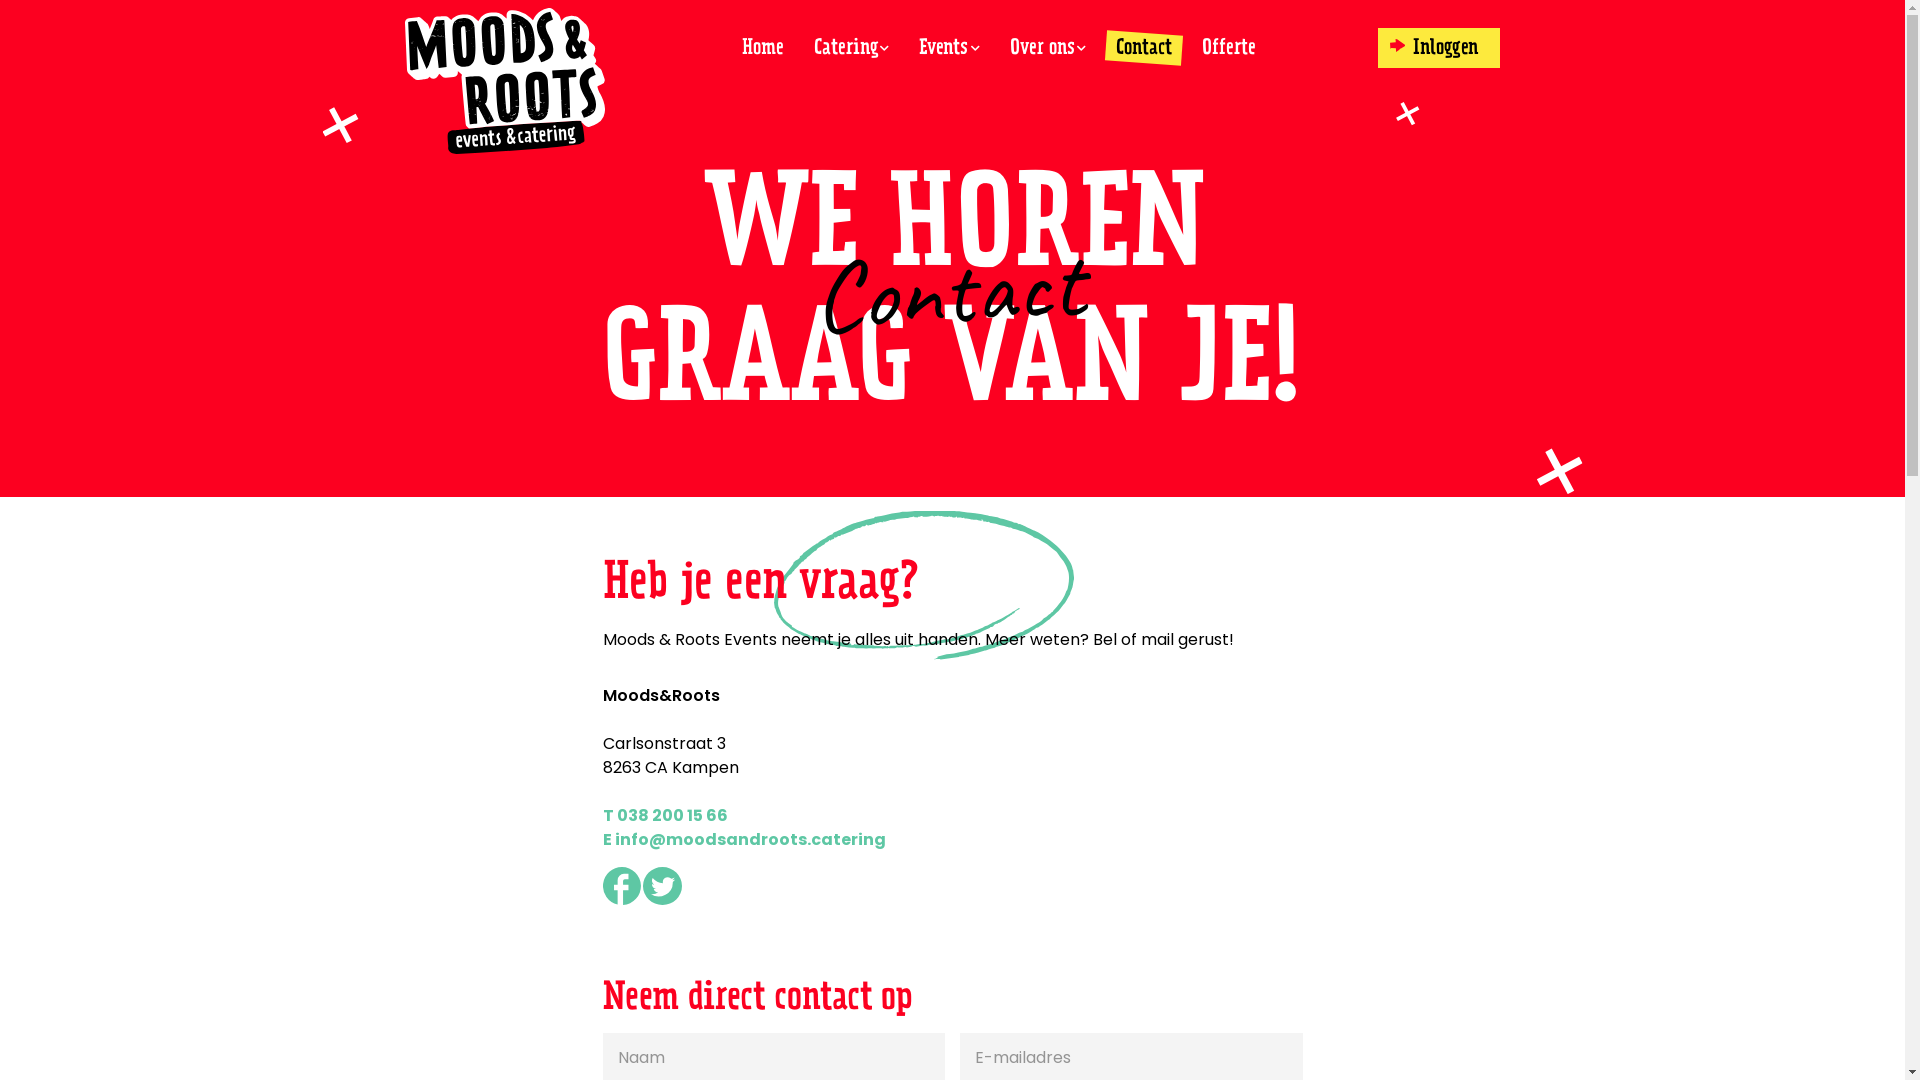  I want to click on 'Contact', so click(1143, 46).